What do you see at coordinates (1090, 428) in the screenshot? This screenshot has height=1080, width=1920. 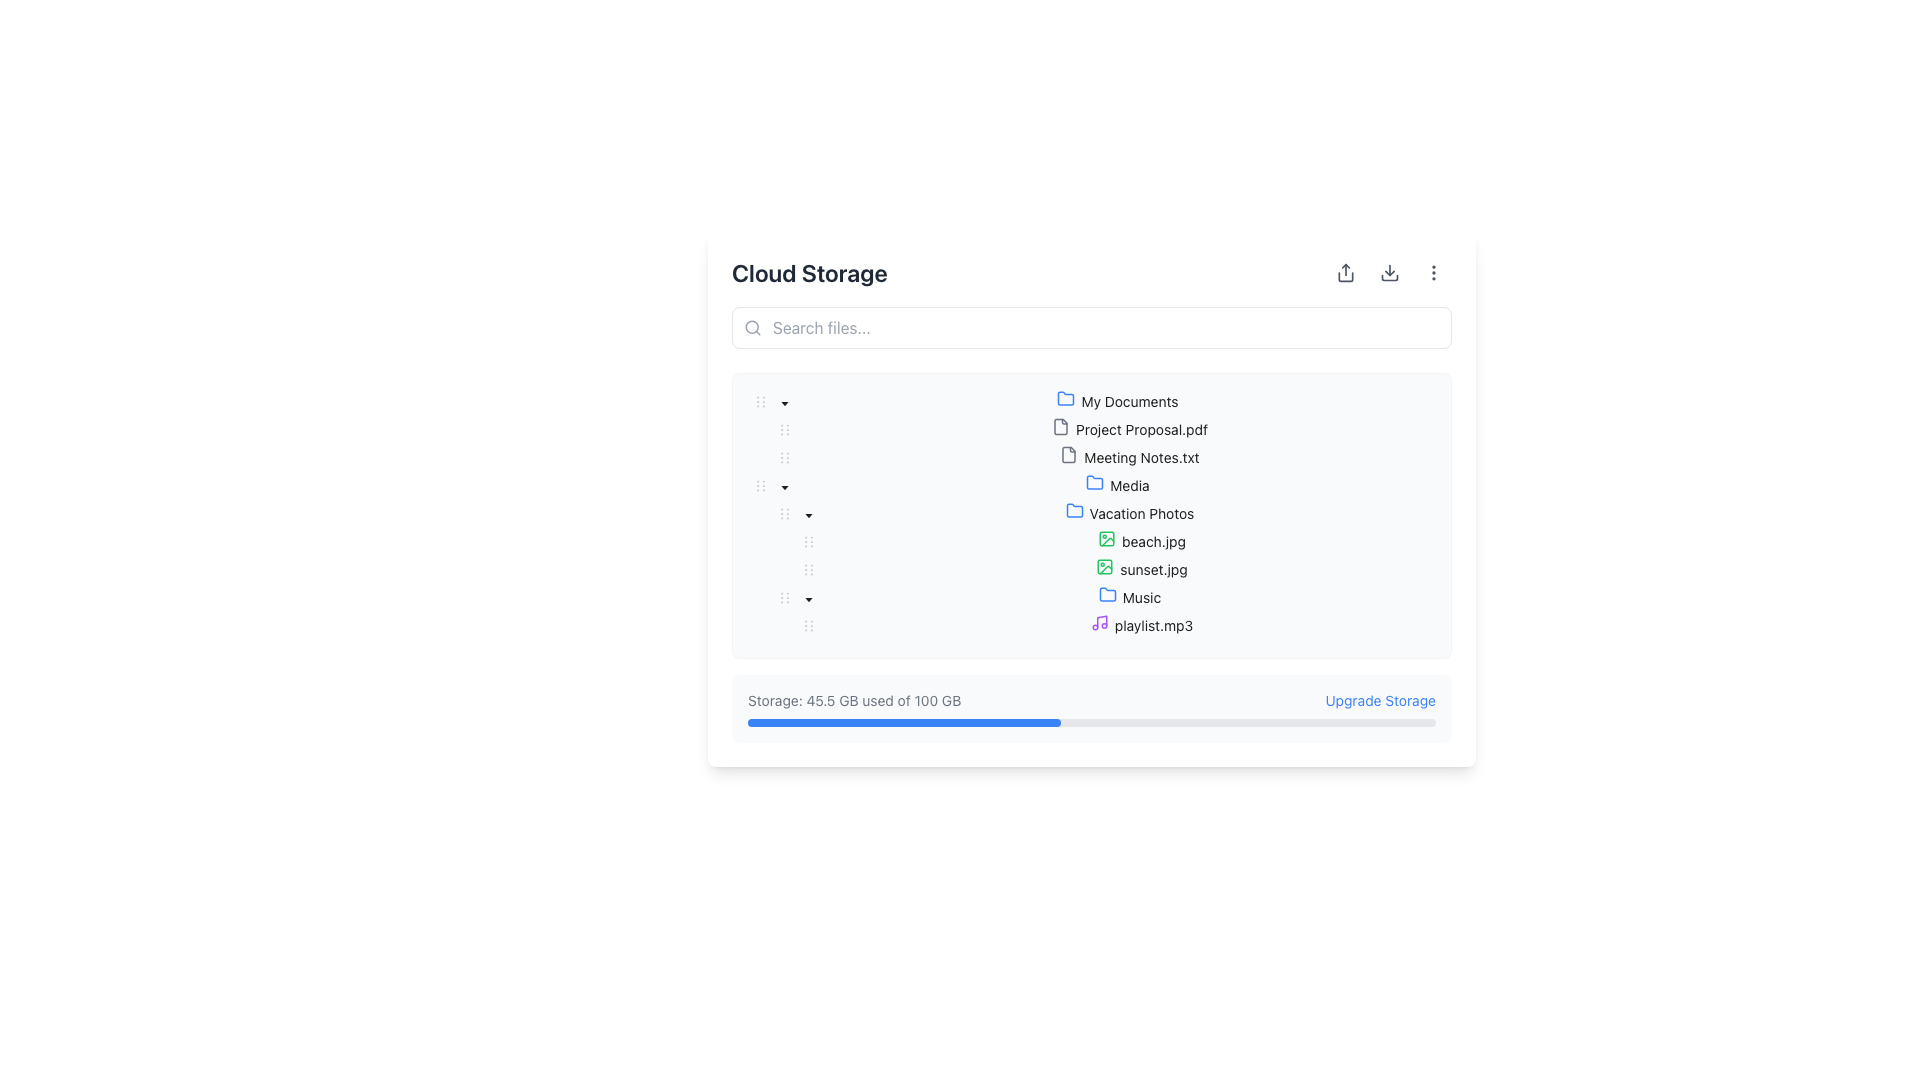 I see `to select the file 'Project Proposal.pdf' in the hierarchical tree structure under 'My Documents'` at bounding box center [1090, 428].